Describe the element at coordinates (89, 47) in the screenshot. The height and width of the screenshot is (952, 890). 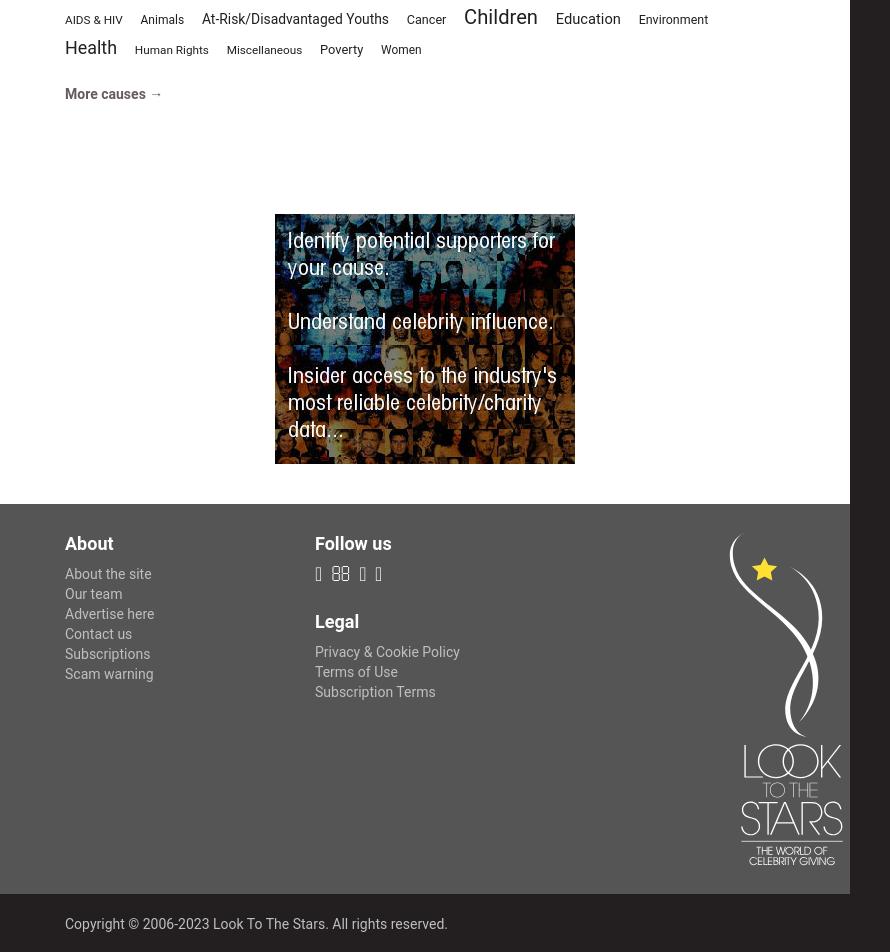
I see `'Health'` at that location.